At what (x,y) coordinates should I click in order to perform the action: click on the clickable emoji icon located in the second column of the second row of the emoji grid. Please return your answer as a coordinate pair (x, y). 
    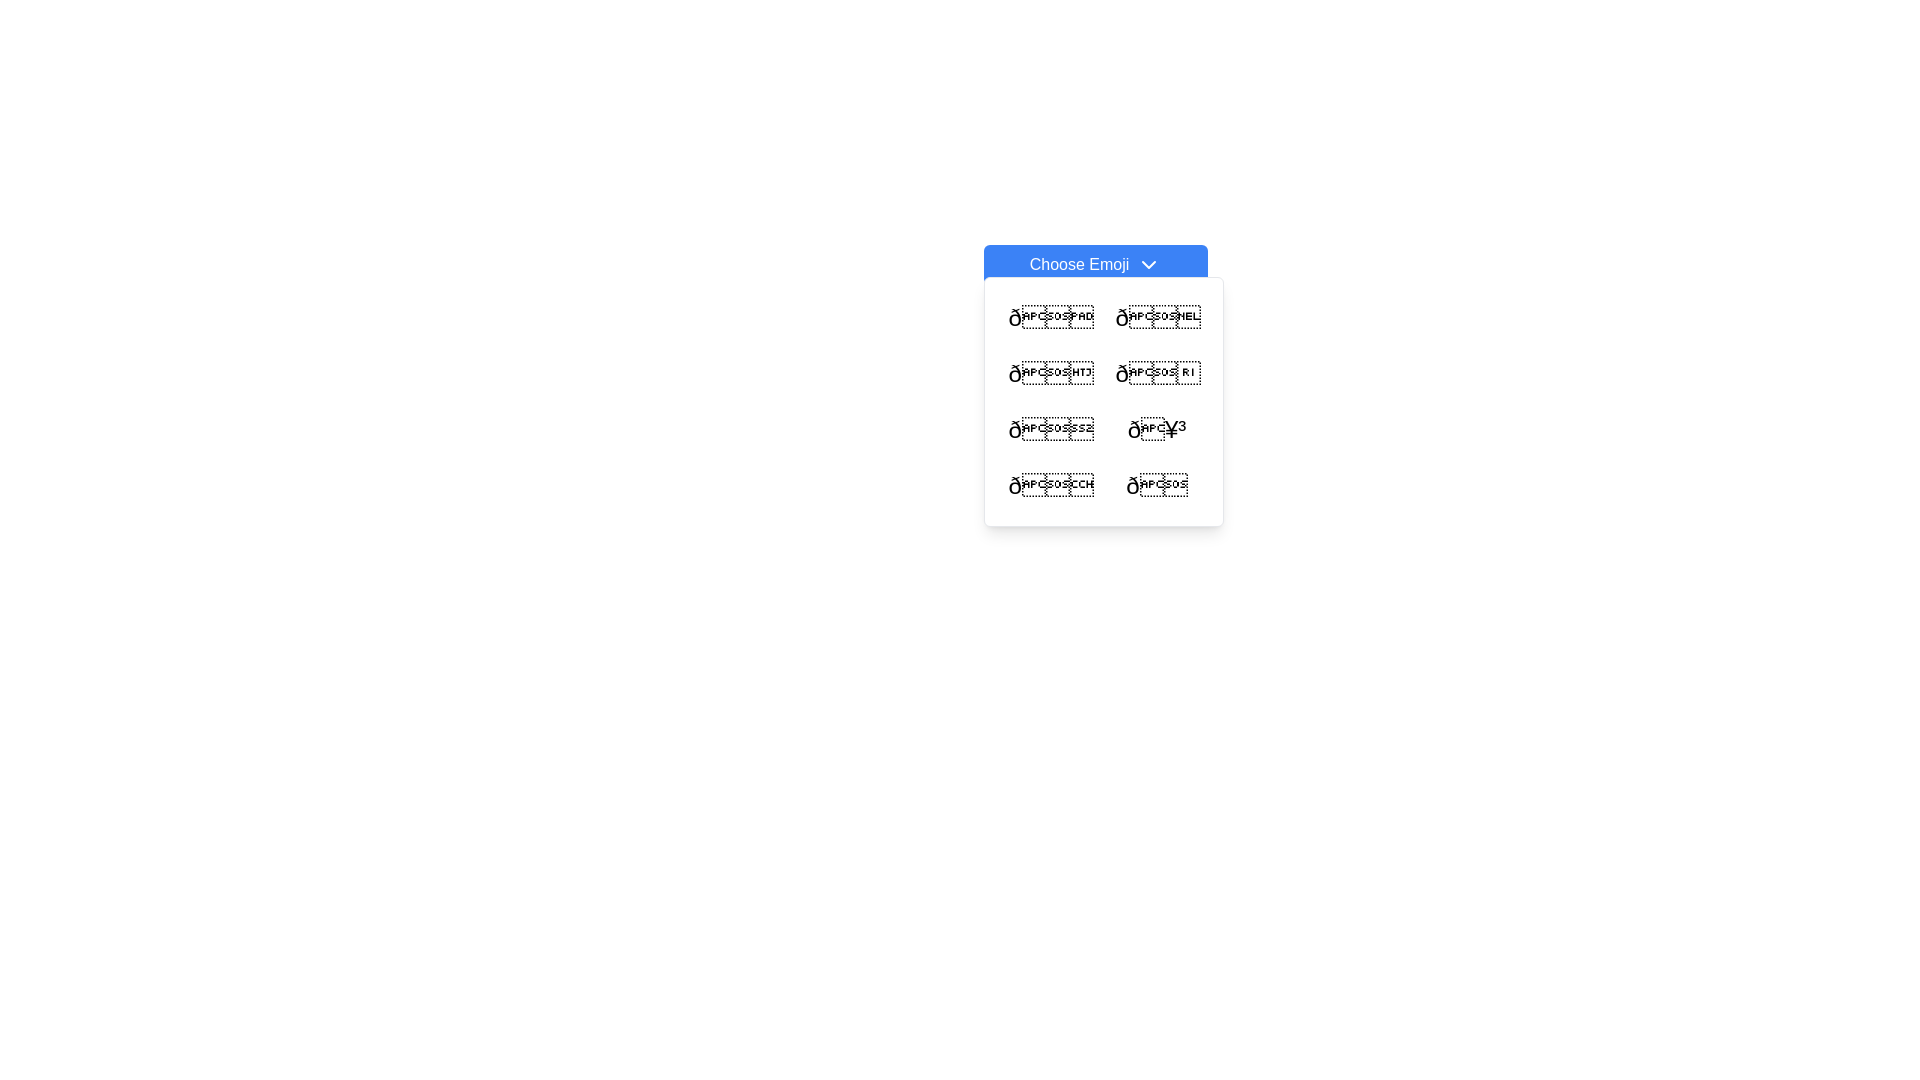
    Looking at the image, I should click on (1156, 374).